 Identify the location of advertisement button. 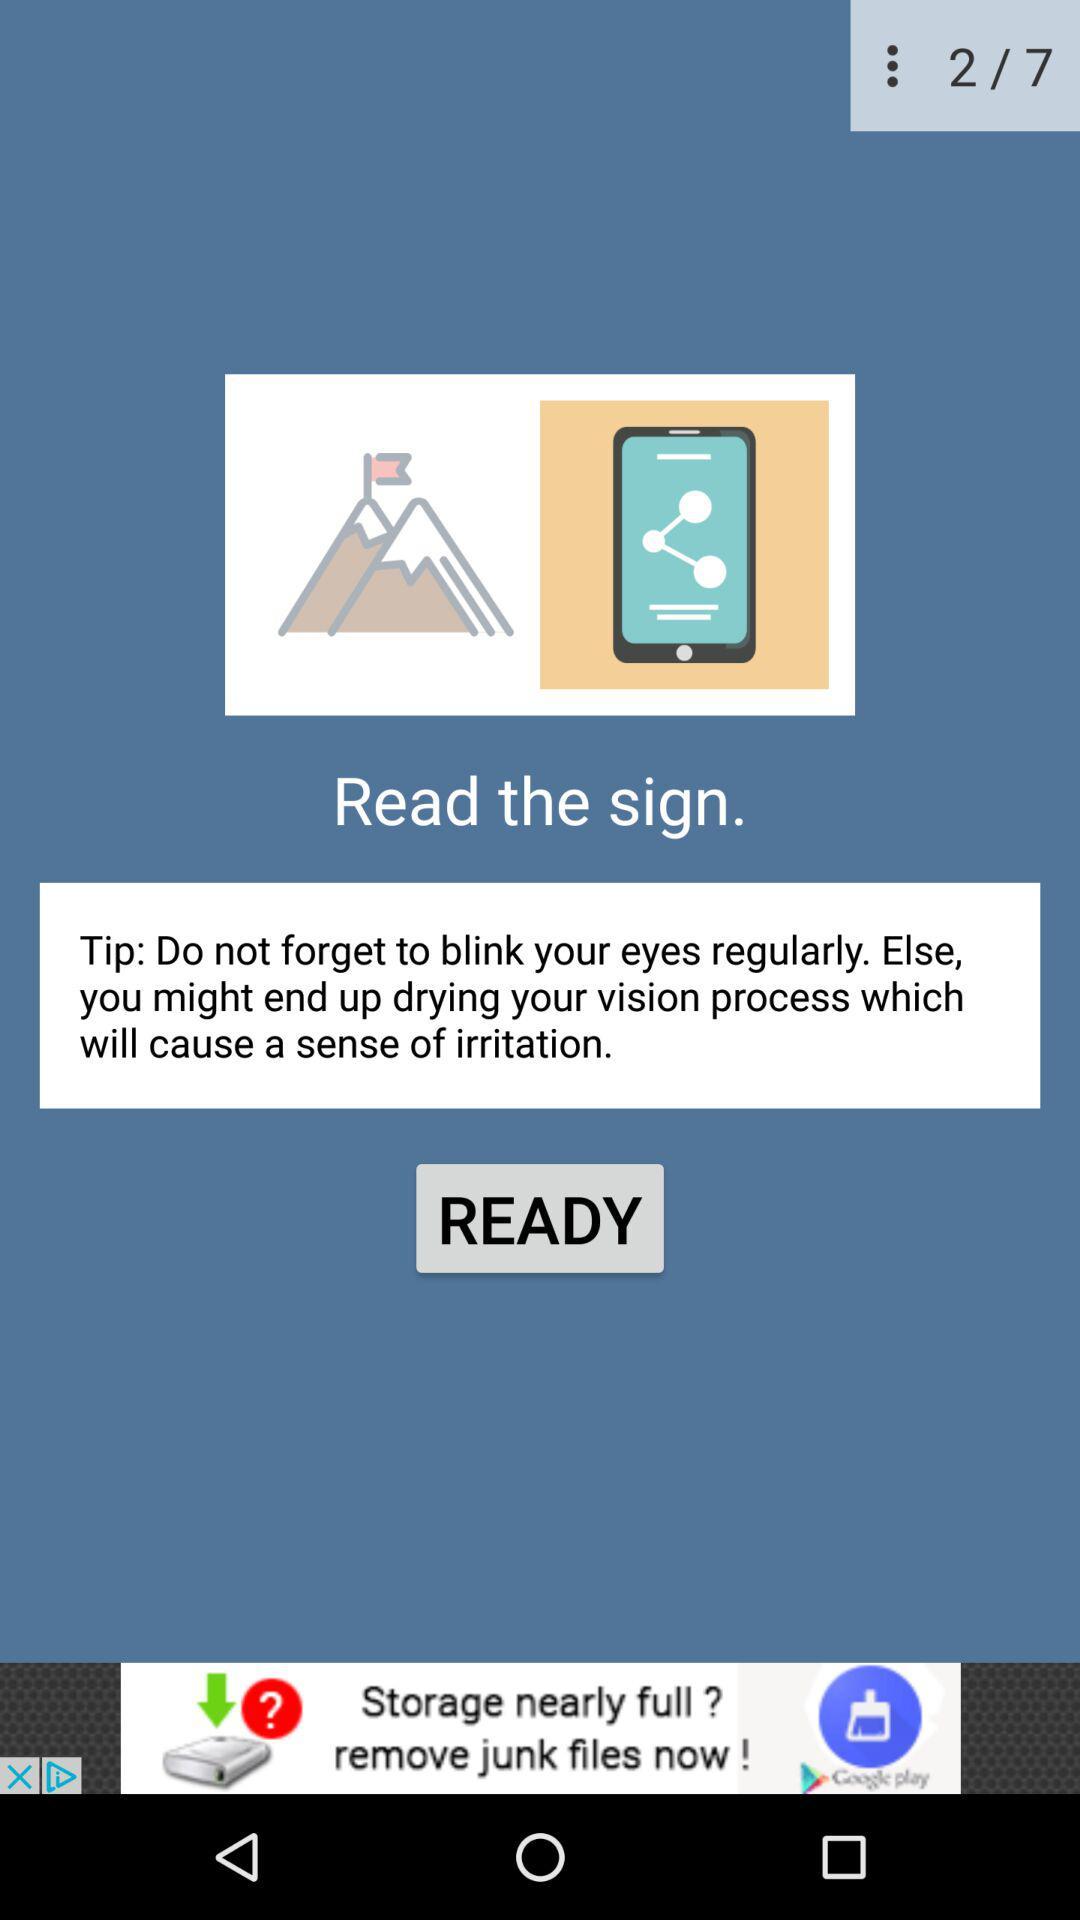
(540, 1727).